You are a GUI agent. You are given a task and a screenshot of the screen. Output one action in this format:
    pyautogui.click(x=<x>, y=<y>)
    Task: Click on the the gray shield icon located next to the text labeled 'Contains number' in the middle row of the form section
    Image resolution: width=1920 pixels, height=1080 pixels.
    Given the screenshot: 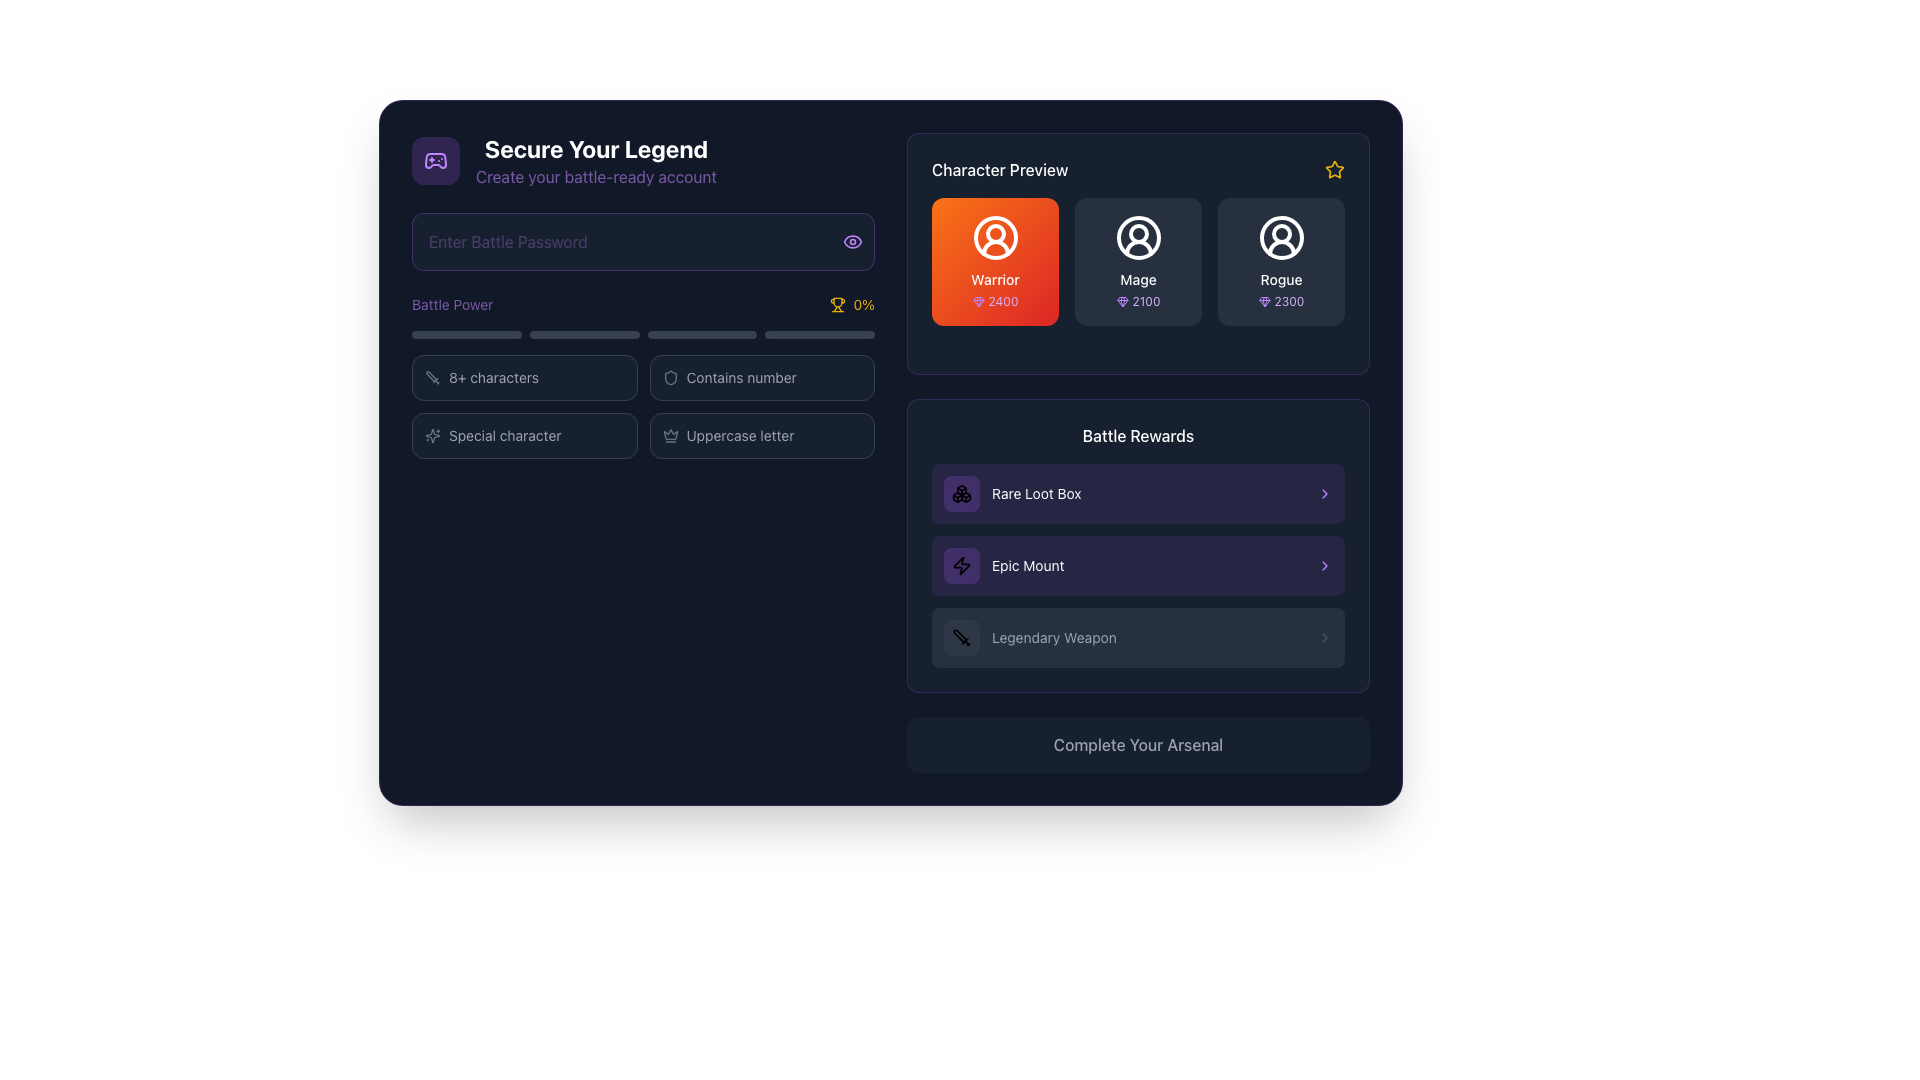 What is the action you would take?
    pyautogui.click(x=670, y=378)
    